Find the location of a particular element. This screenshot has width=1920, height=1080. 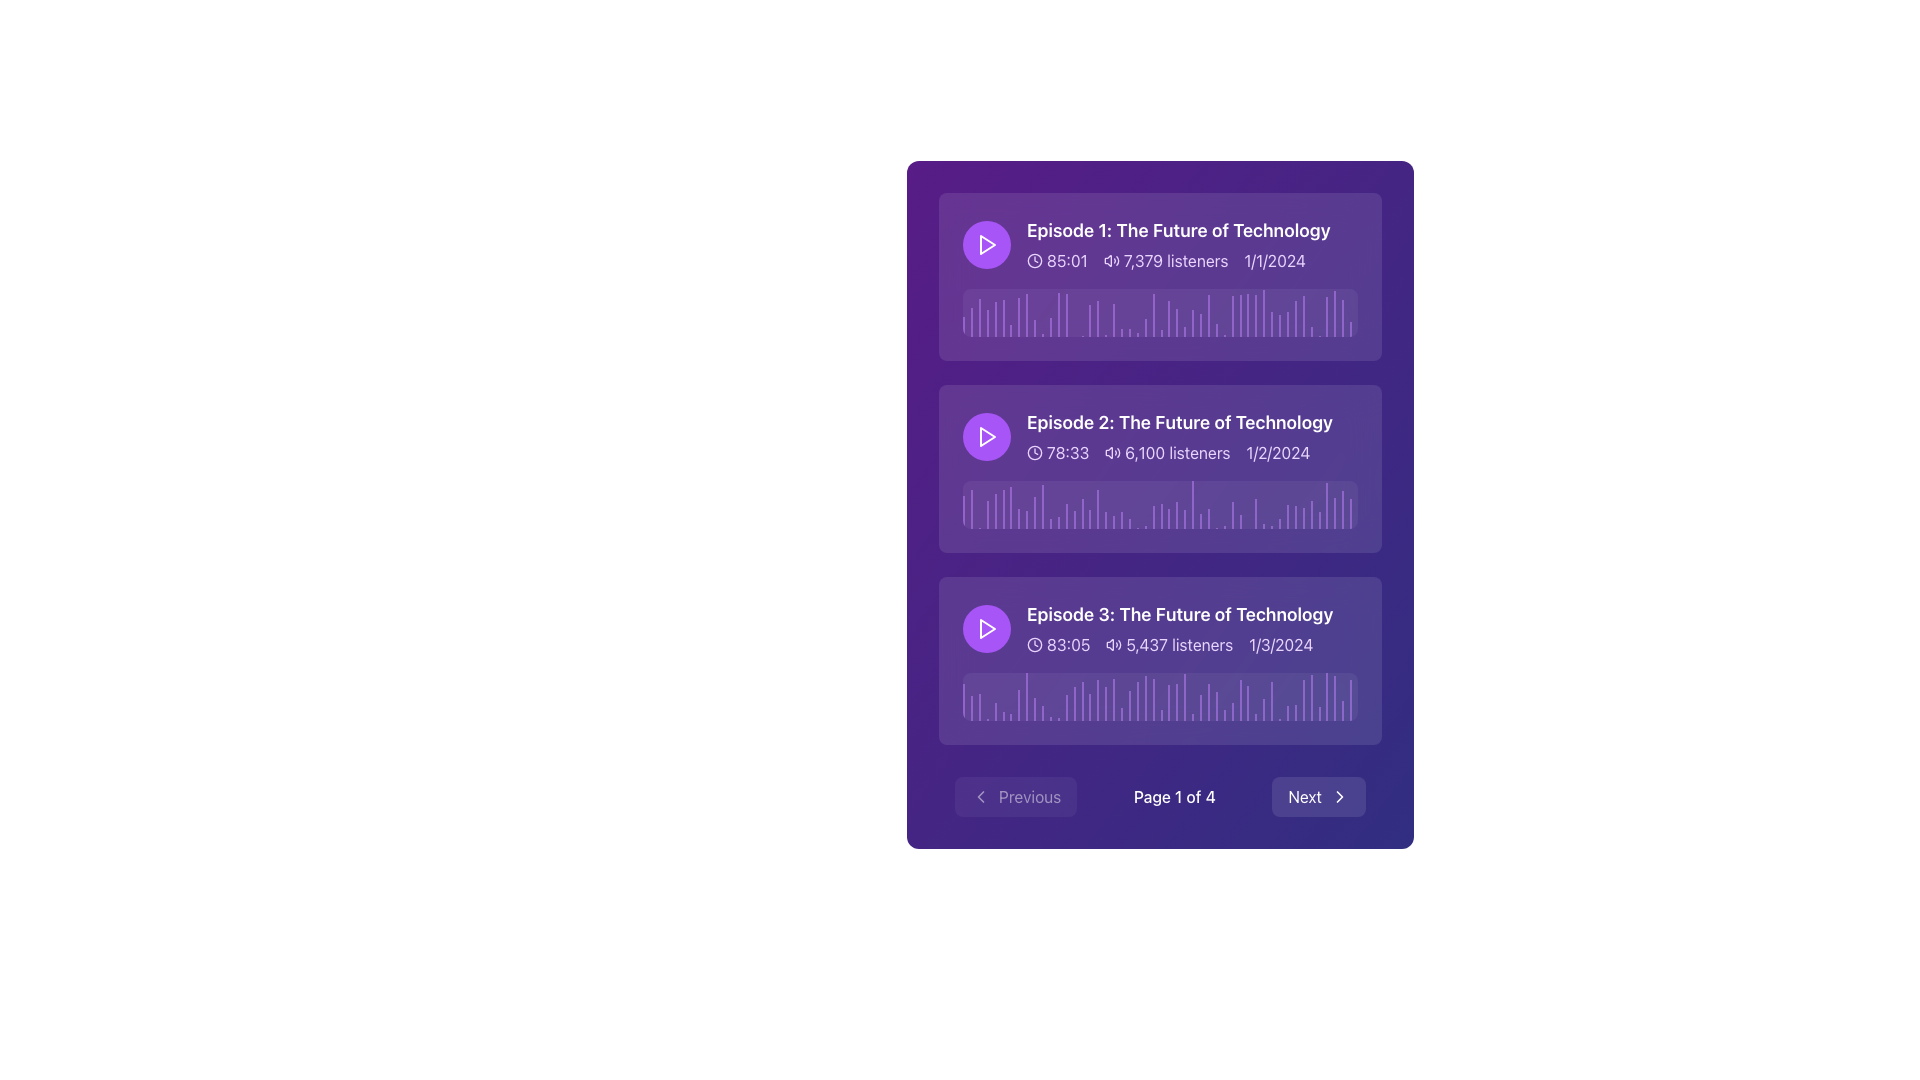

the list item titled 'Episode 2: The Future of Technology' which includes a play button and metadata is located at coordinates (1160, 435).